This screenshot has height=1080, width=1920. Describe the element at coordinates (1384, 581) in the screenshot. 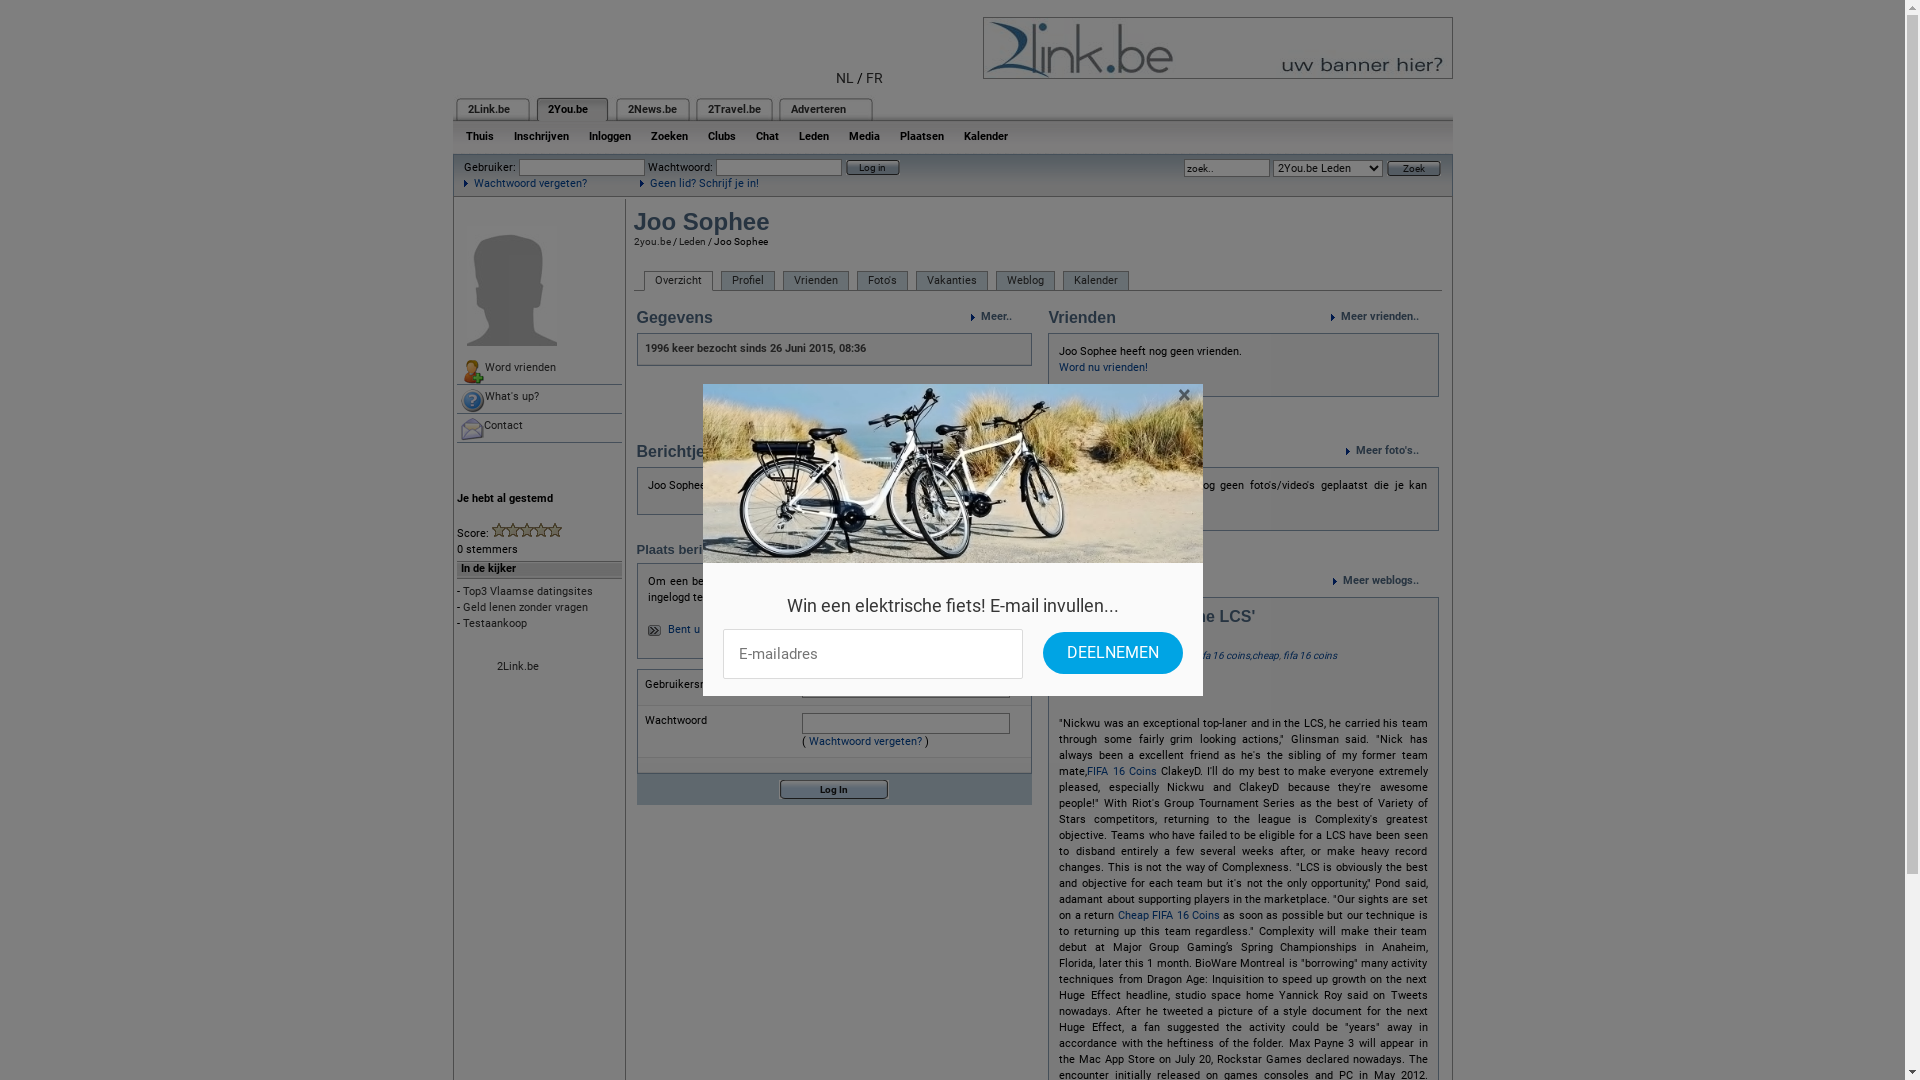

I see `'Meer weblogs..'` at that location.